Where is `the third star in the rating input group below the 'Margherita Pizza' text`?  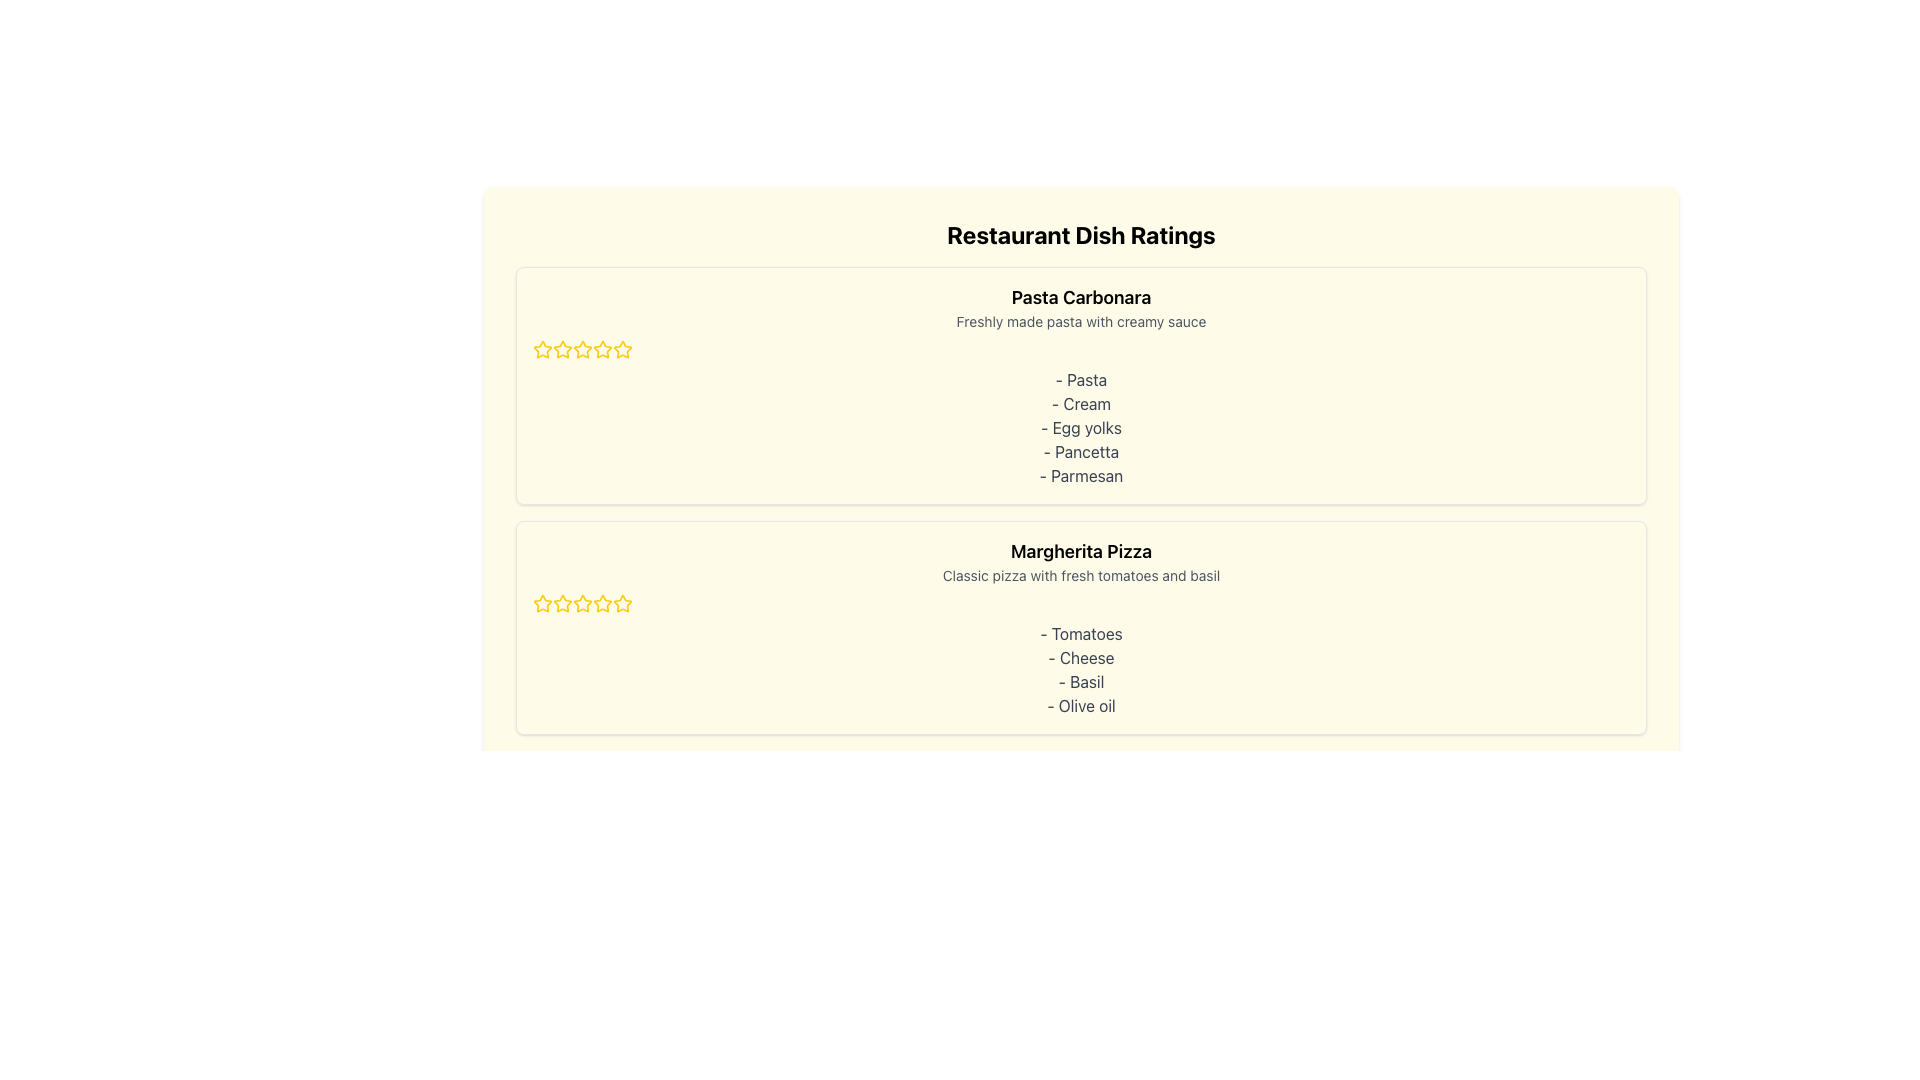 the third star in the rating input group below the 'Margherita Pizza' text is located at coordinates (561, 603).